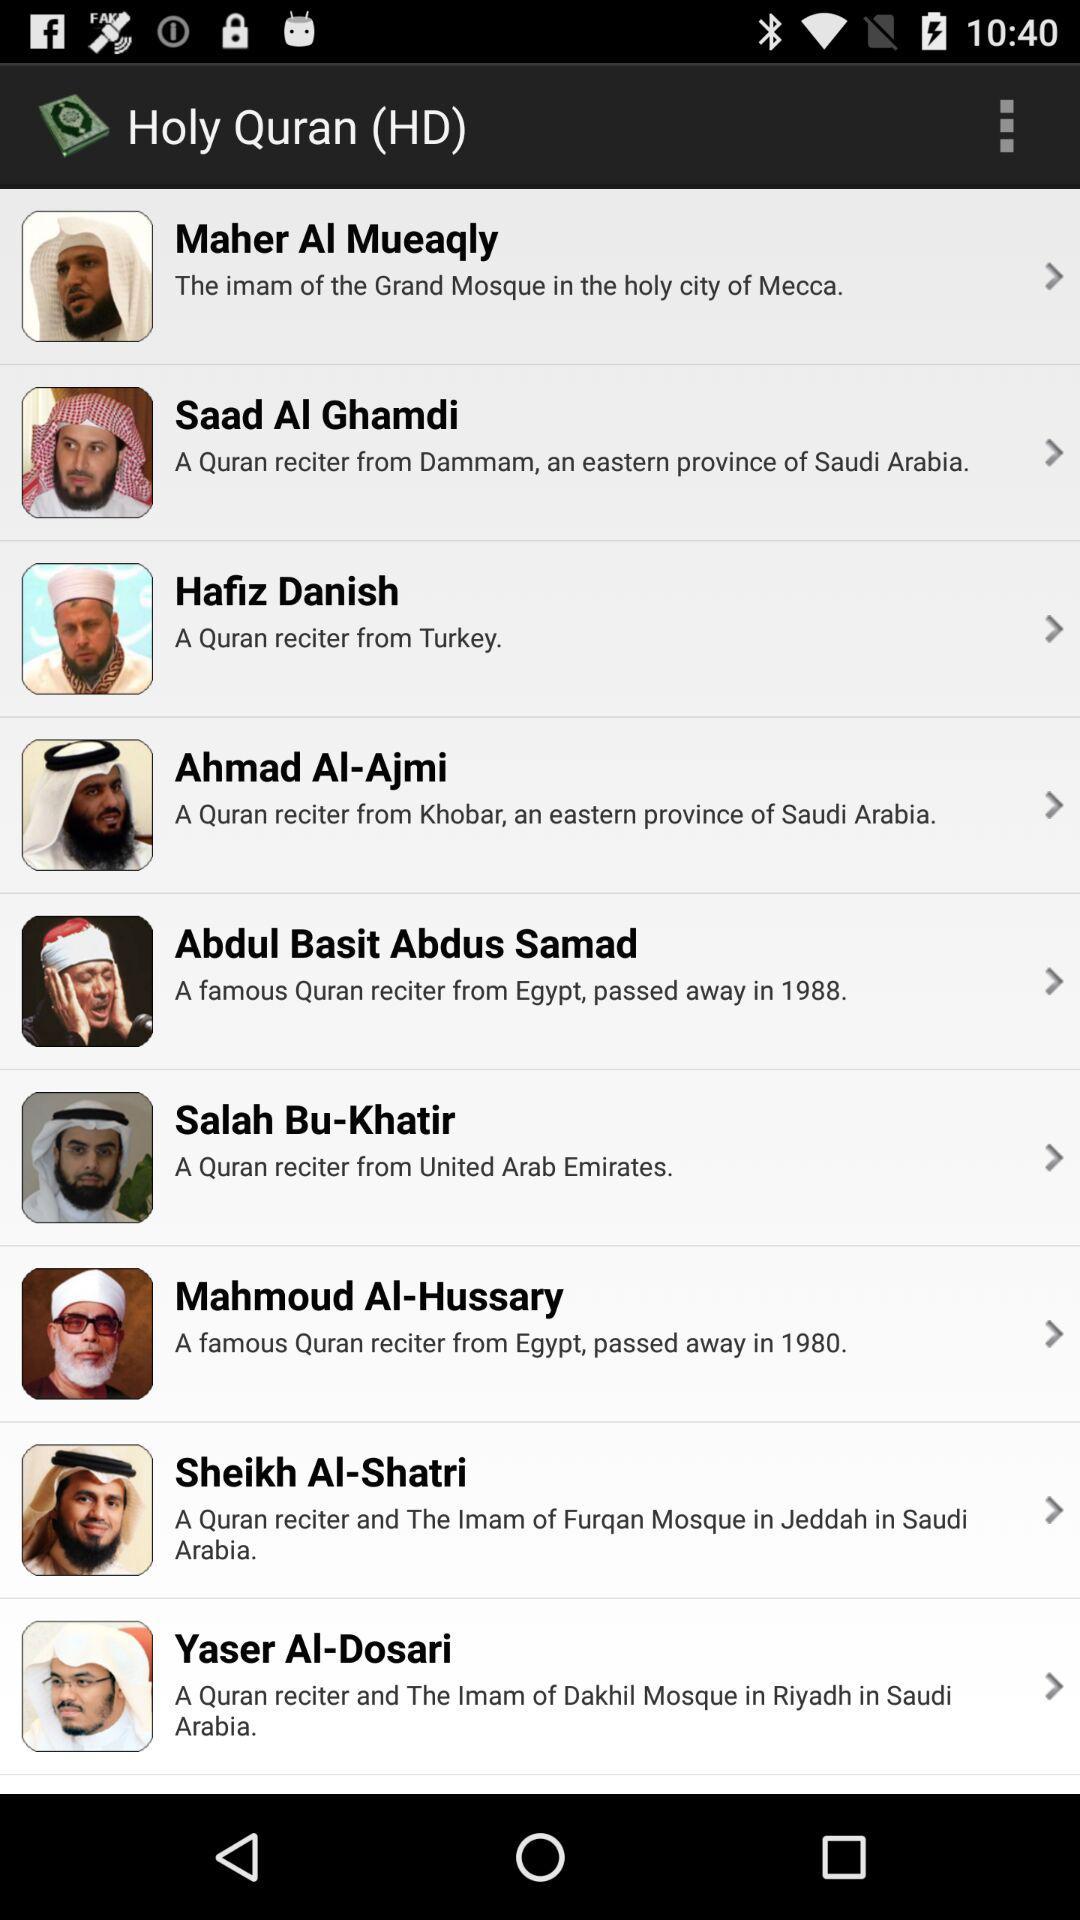  Describe the element at coordinates (1051, 1685) in the screenshot. I see `icon next to the a quran reciter icon` at that location.